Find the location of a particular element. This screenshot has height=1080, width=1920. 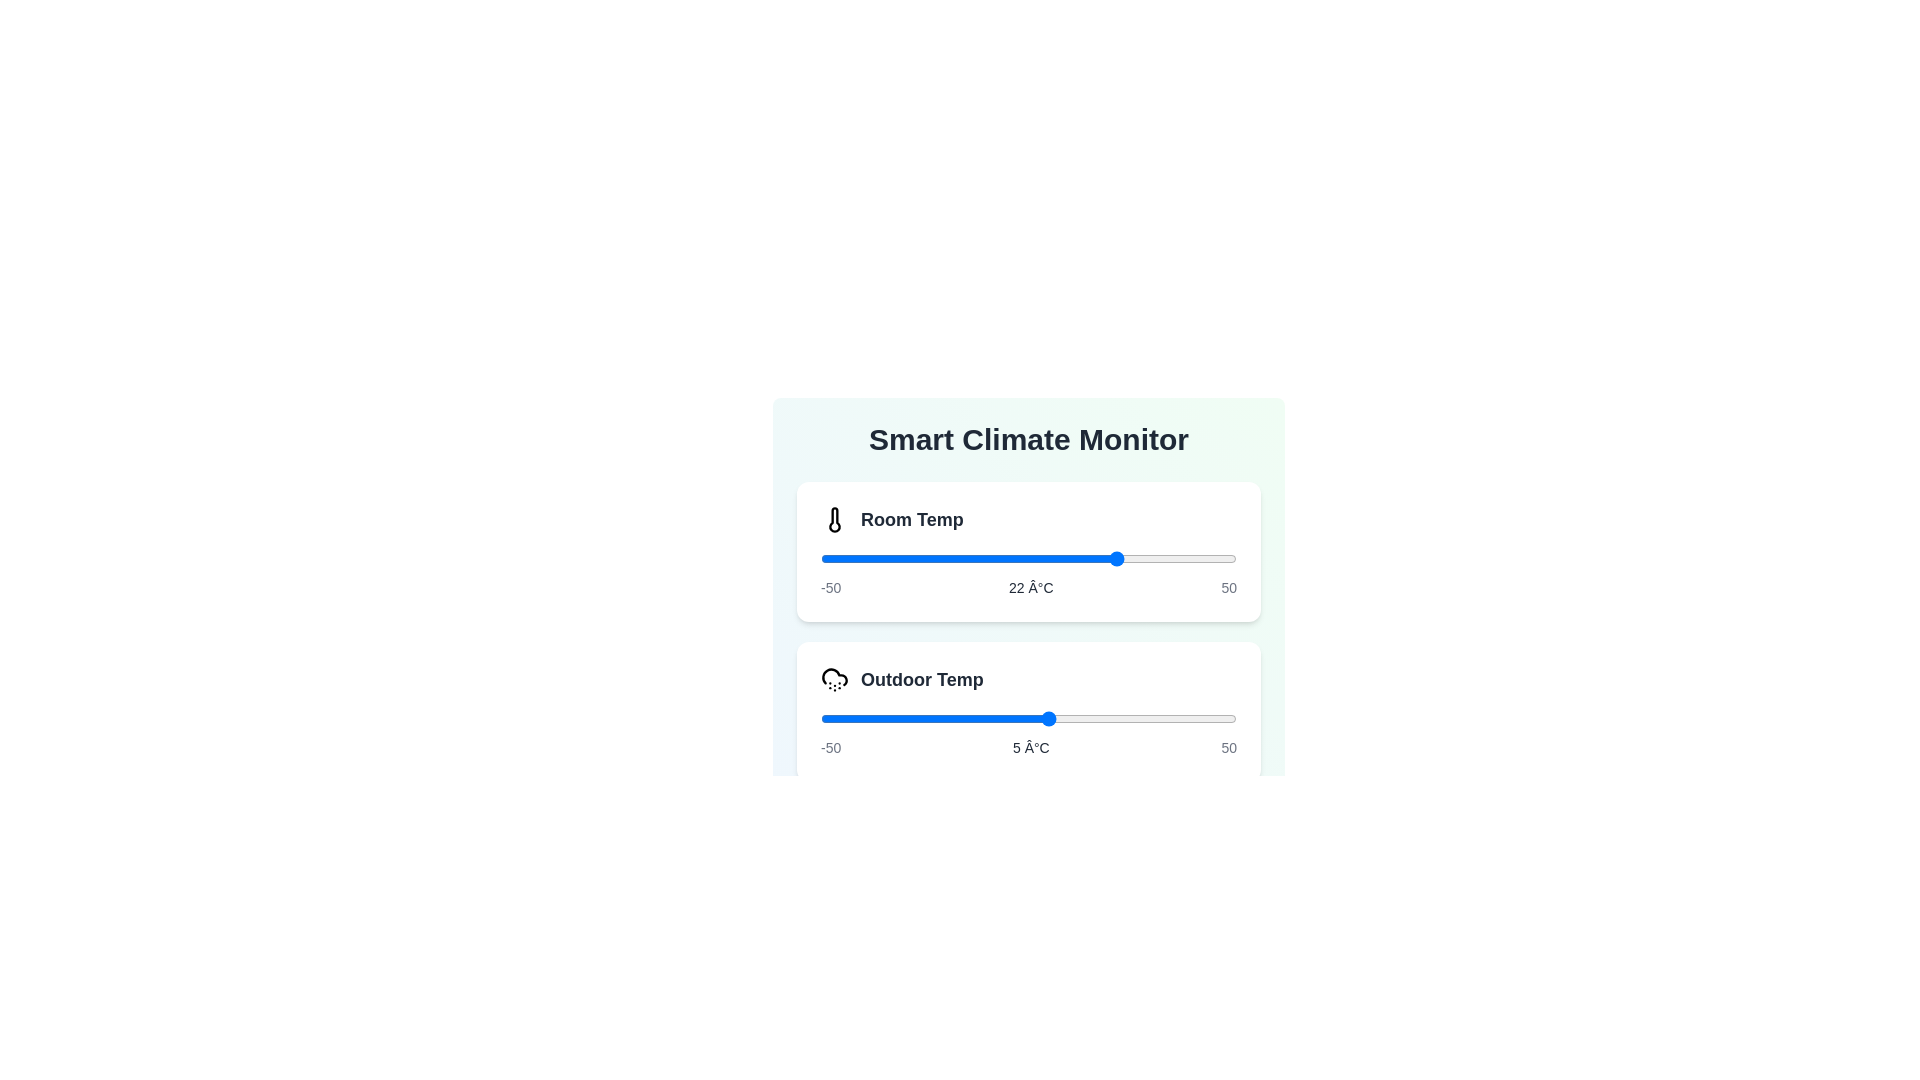

the slider for 'Room Temp' to set its value to 36 is located at coordinates (1178, 559).